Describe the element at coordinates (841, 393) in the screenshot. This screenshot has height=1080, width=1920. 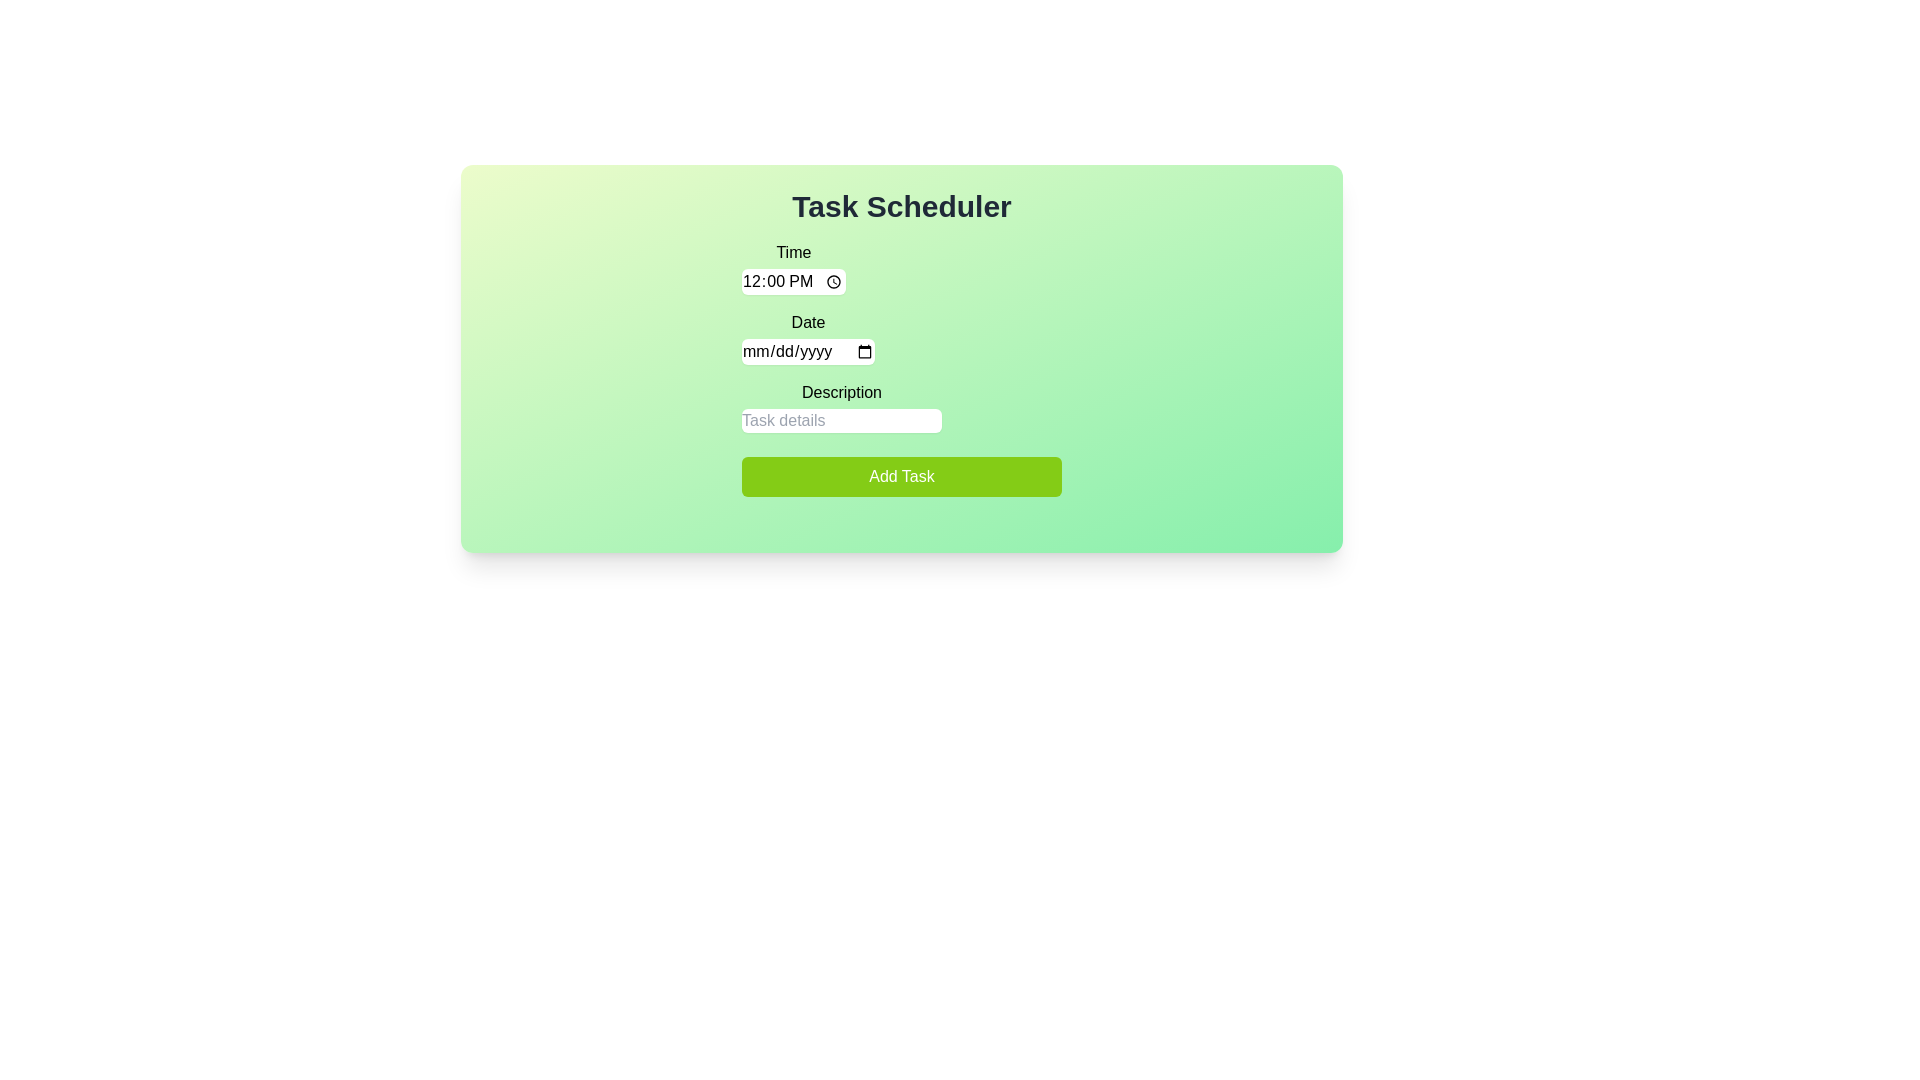
I see `the Text Label that instructs users to provide a task description, located above the input field labeled 'Task details' in the 'Task Scheduler' section` at that location.